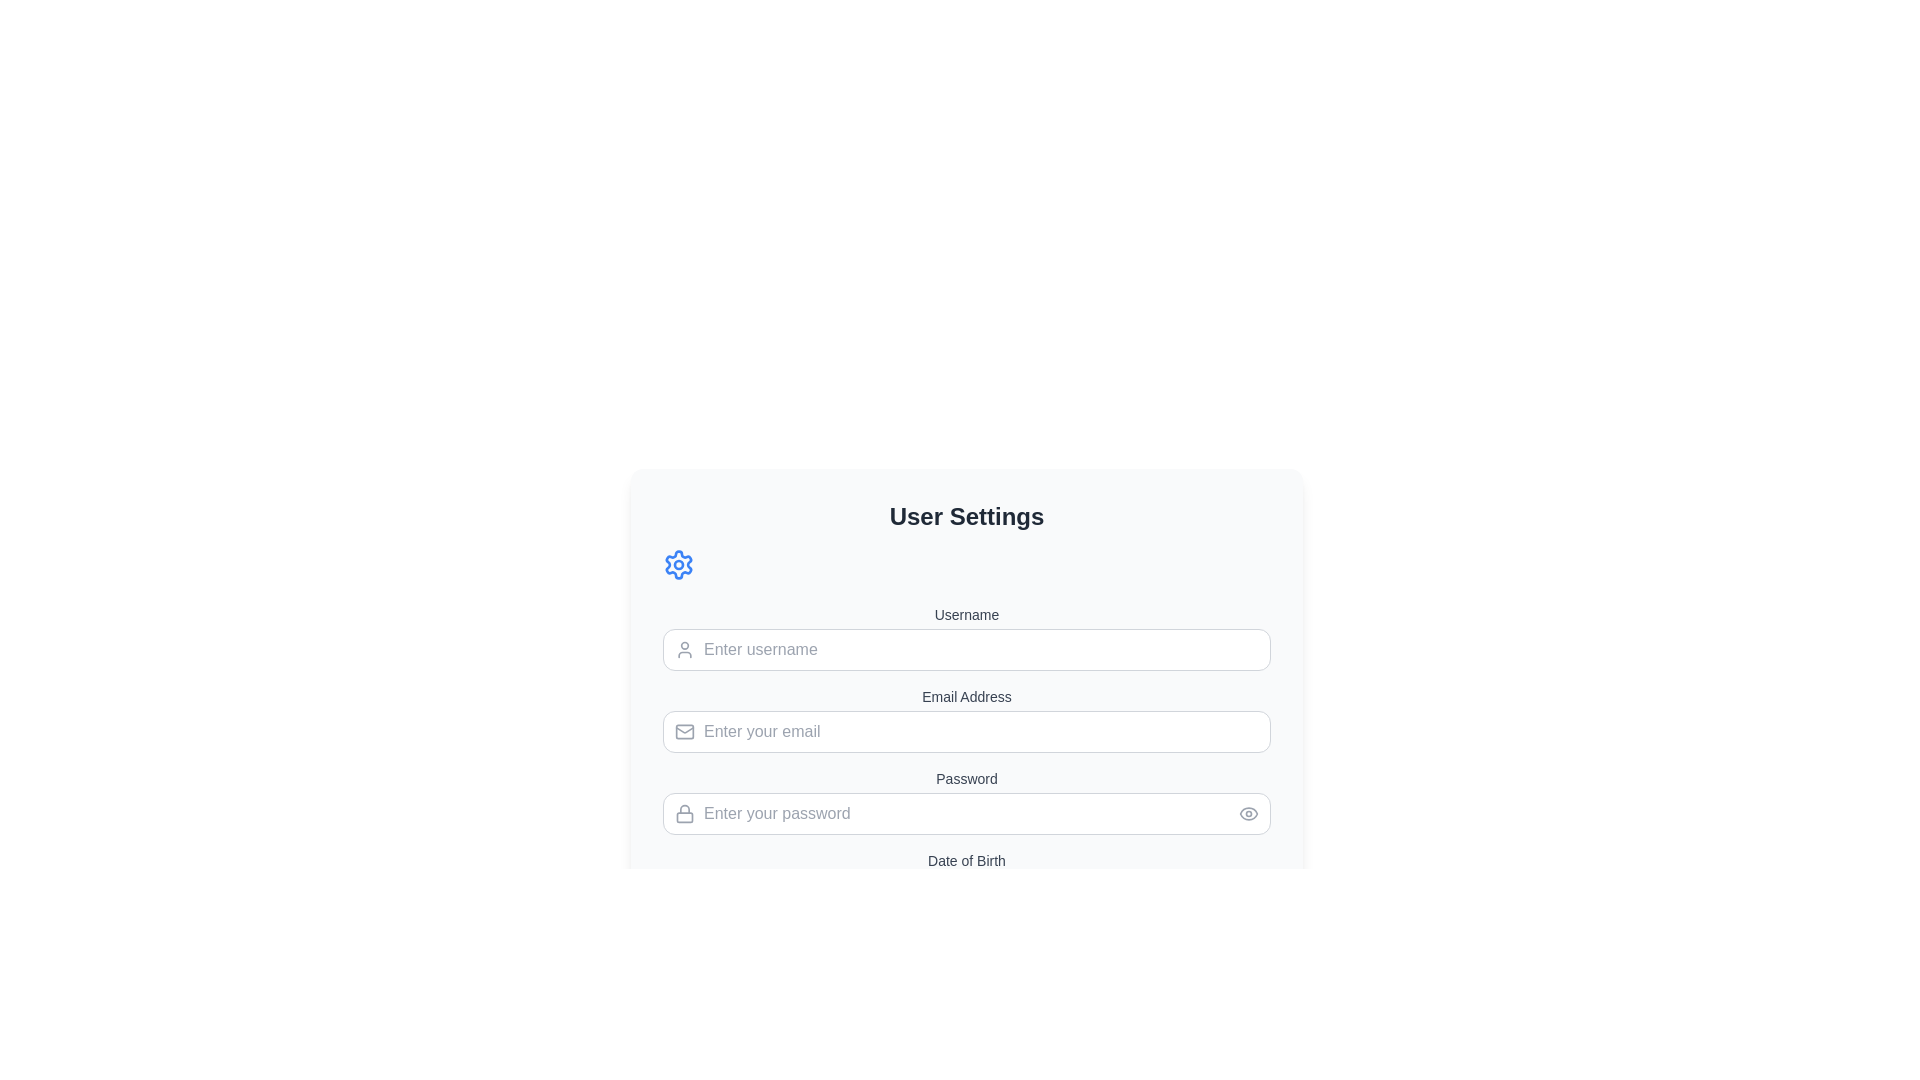 The width and height of the screenshot is (1920, 1080). I want to click on the envelope icon, which is styled in minimal line-art with a grey stroke, located to the left inside the email input field, so click(685, 732).